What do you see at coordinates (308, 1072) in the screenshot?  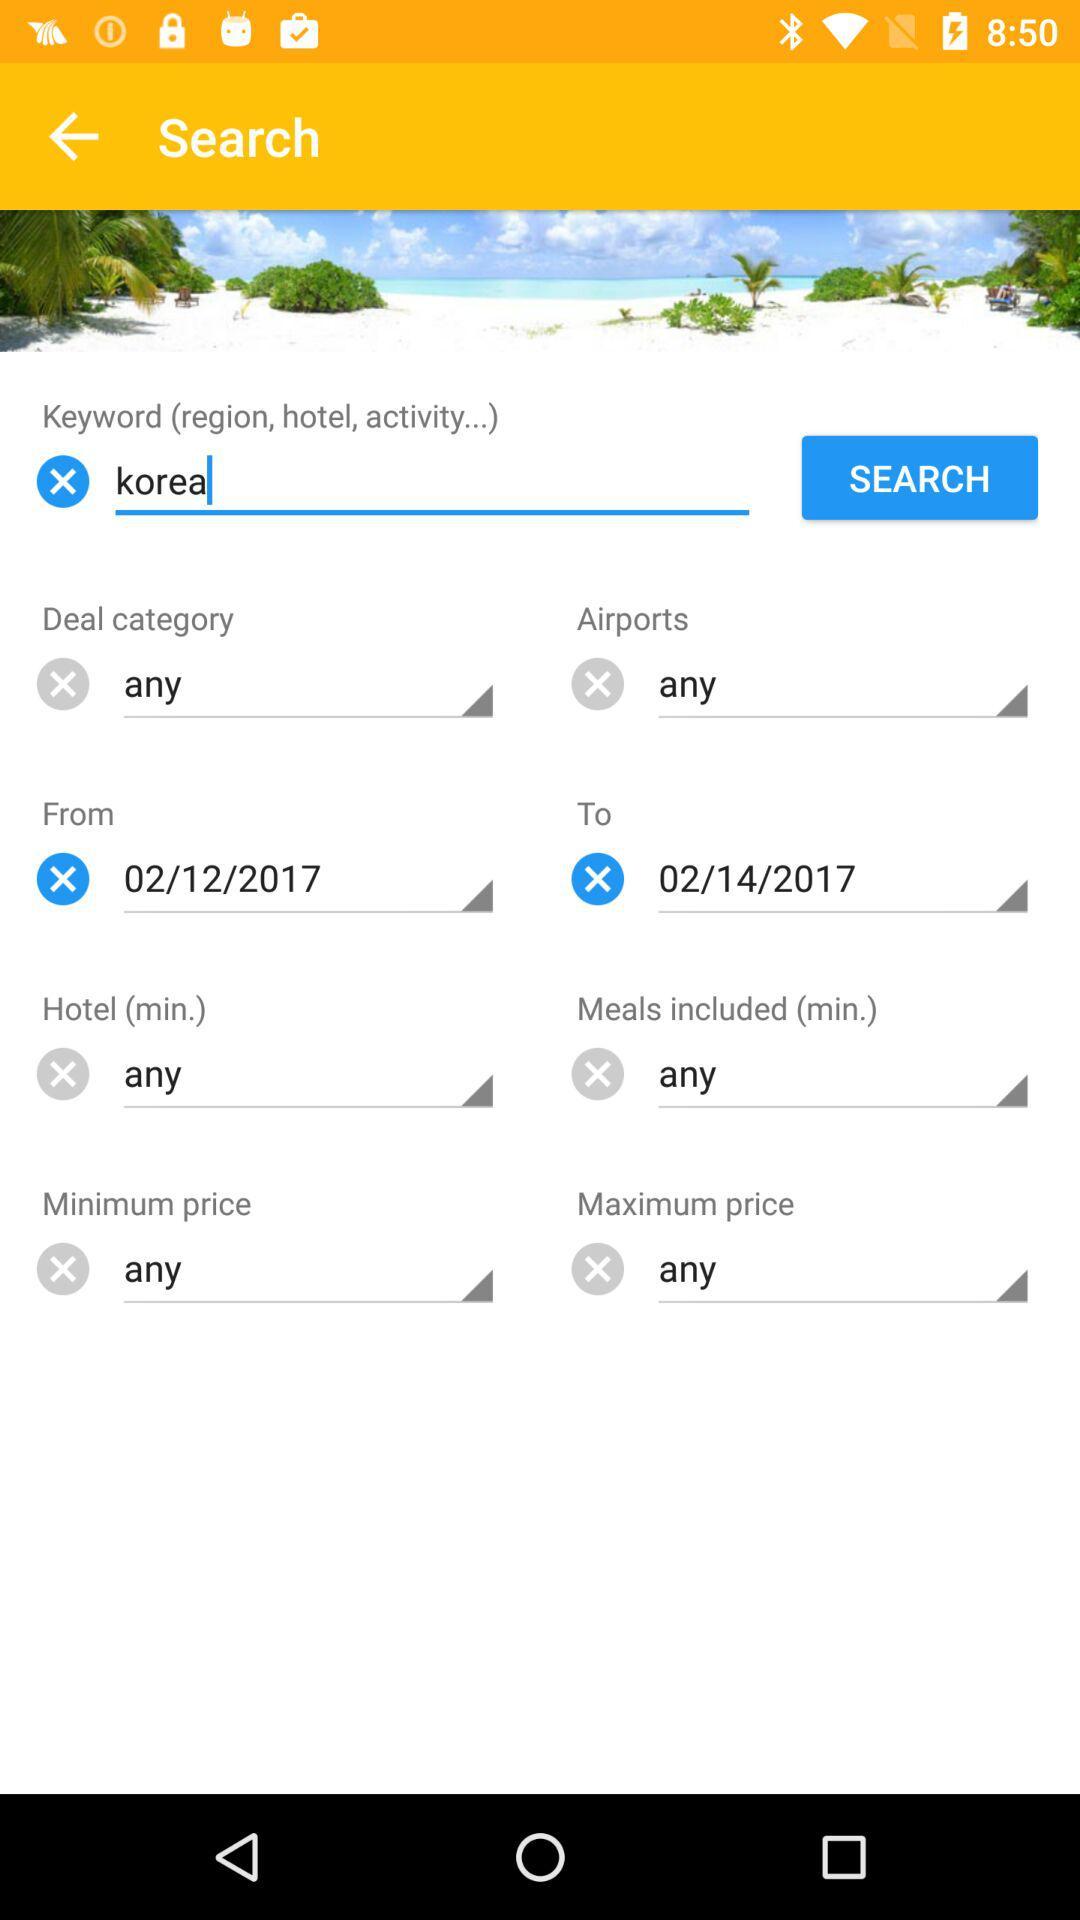 I see `any field which is below hotel min` at bounding box center [308, 1072].